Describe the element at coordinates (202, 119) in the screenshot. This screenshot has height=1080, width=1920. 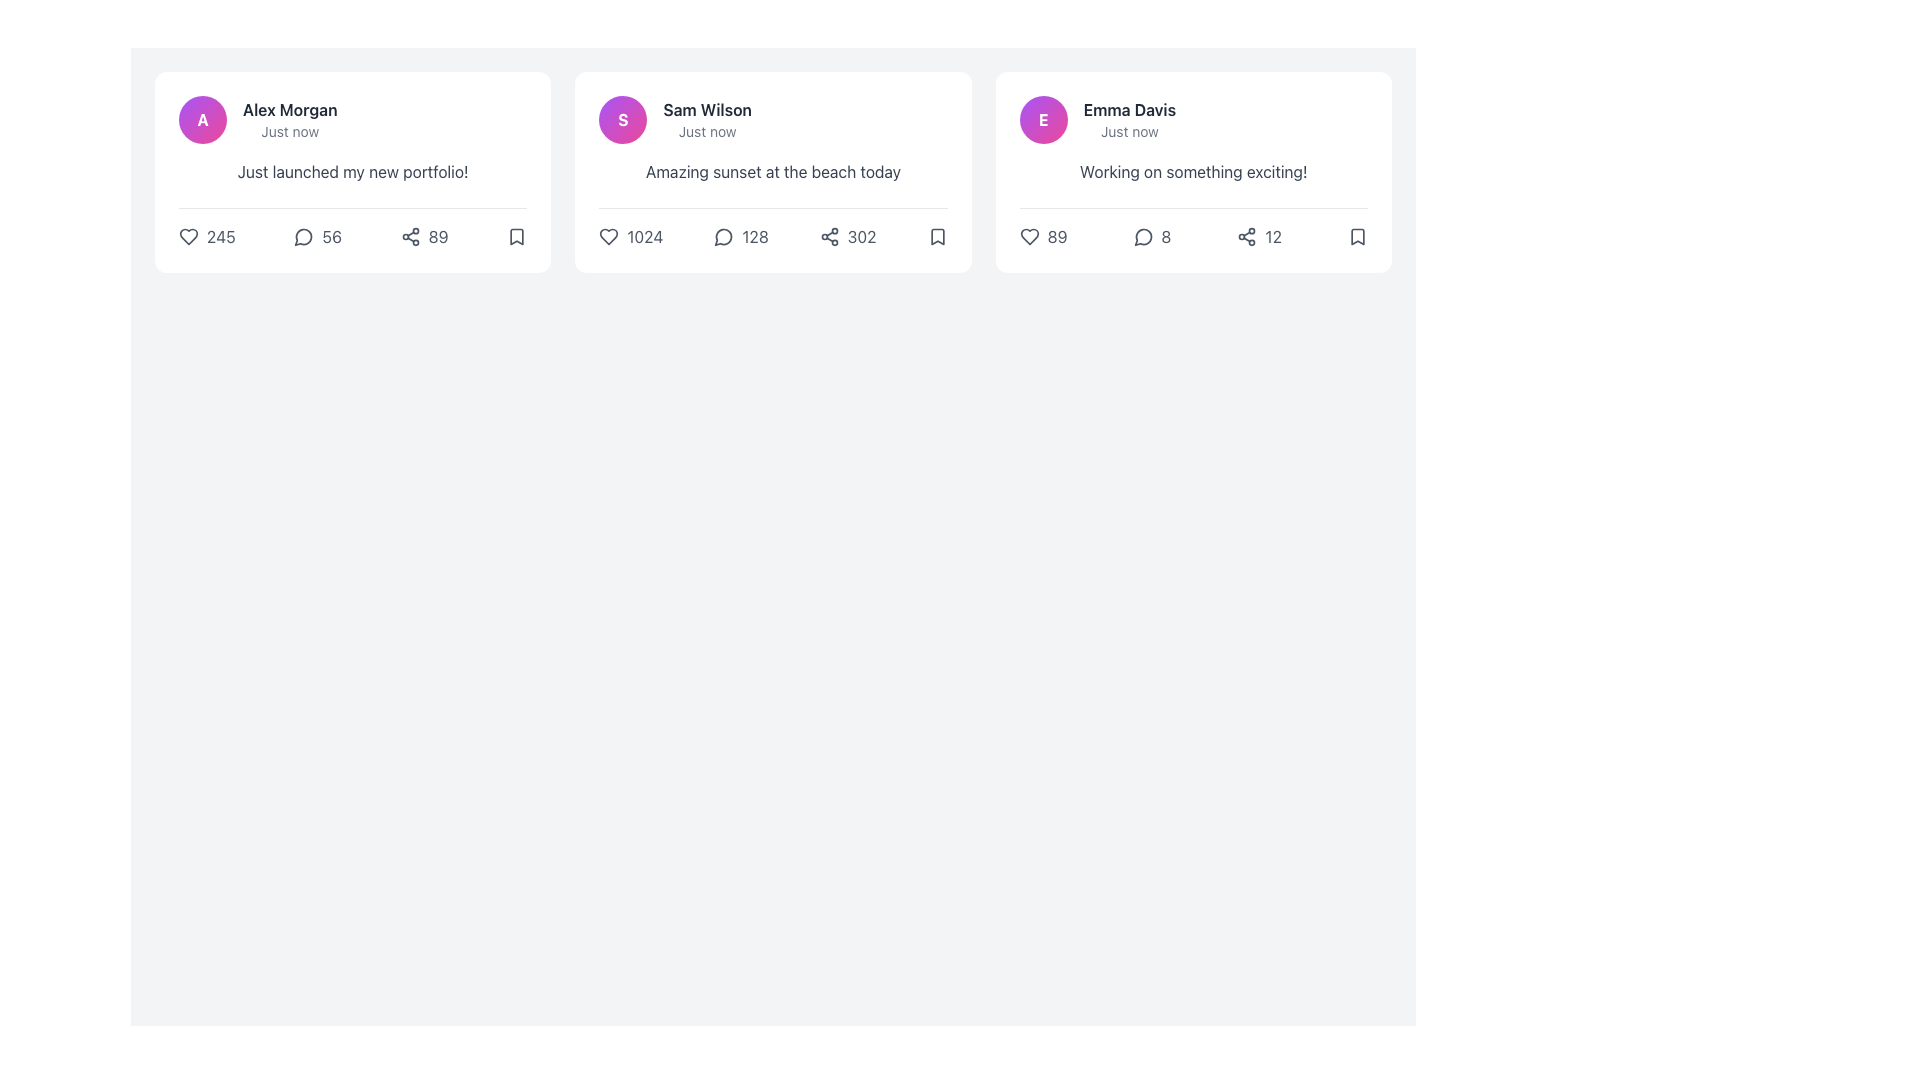
I see `the avatar representing user 'Alex Morgan', which is positioned to the left of the textual information in the first card` at that location.